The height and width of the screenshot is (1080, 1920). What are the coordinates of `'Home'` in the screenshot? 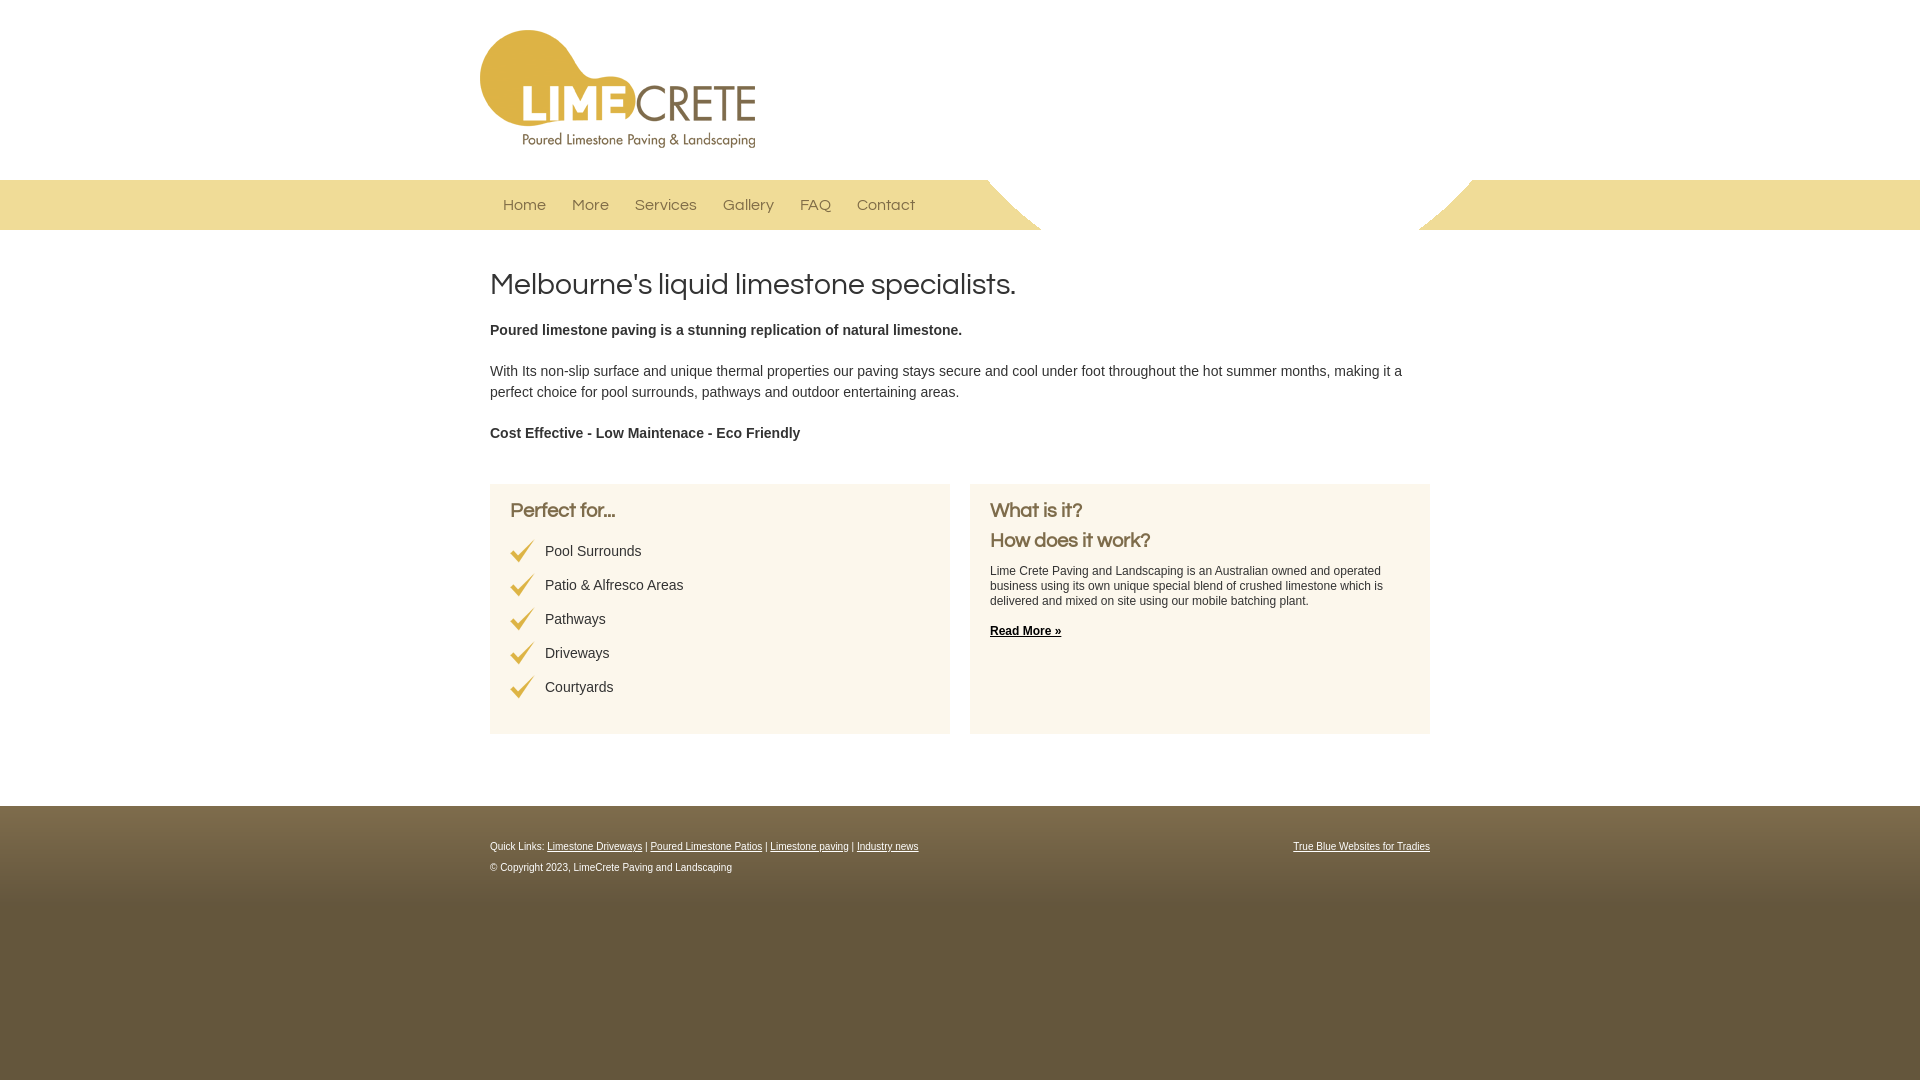 It's located at (503, 204).